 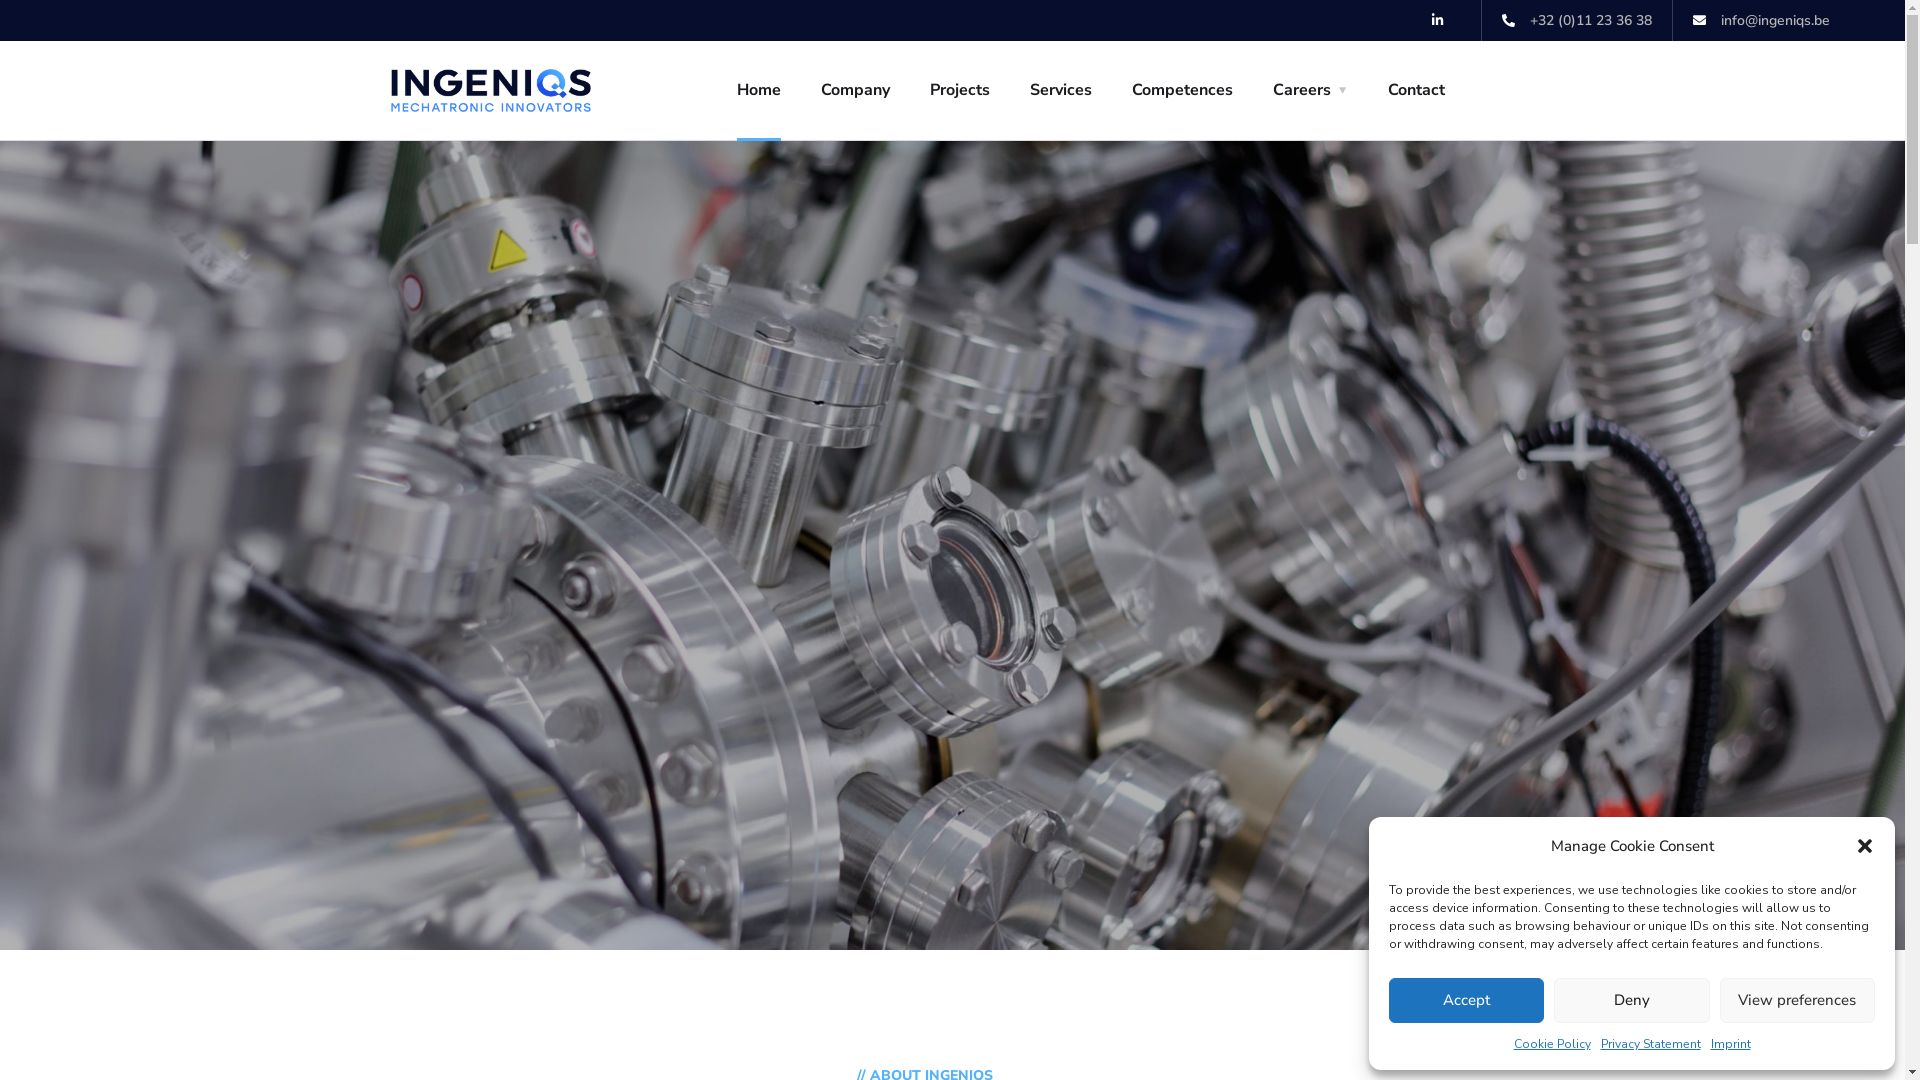 What do you see at coordinates (1387, 1000) in the screenshot?
I see `'Accept'` at bounding box center [1387, 1000].